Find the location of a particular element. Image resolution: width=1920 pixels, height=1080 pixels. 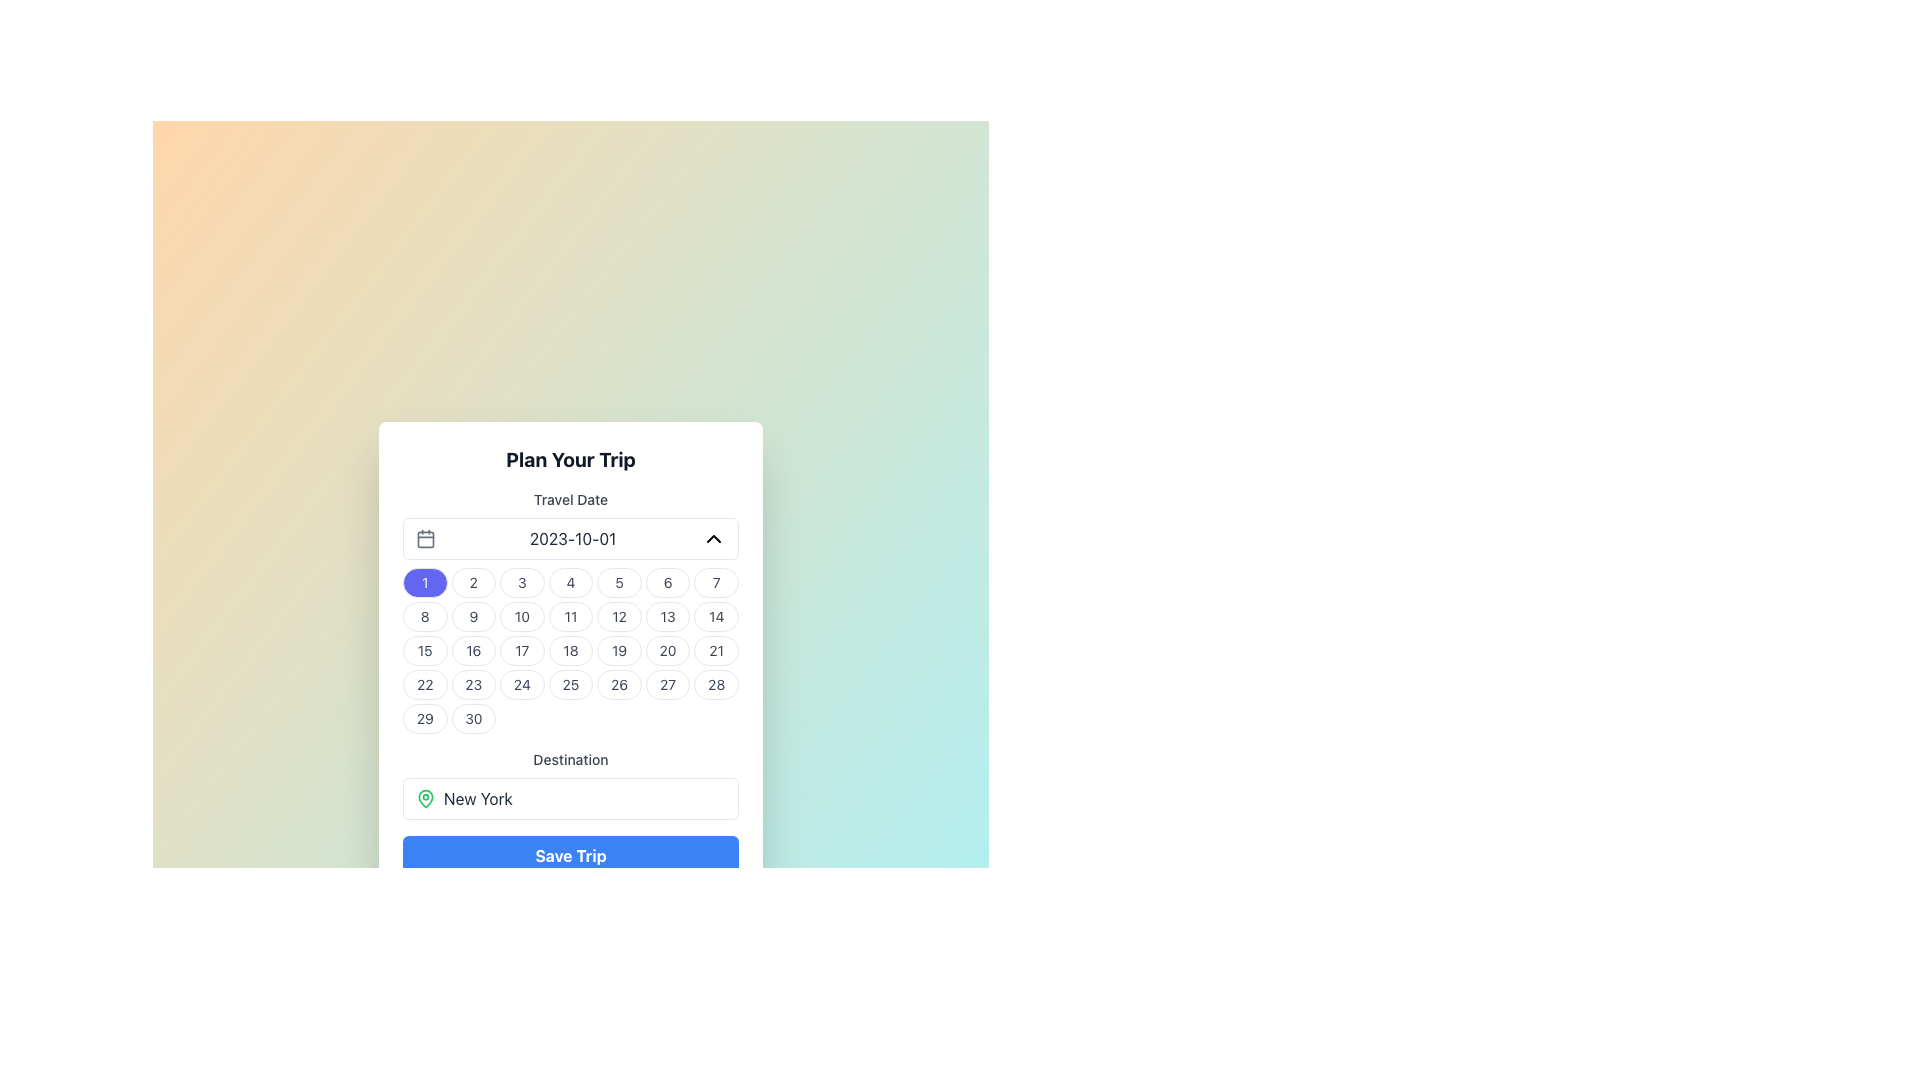

the circular button displaying the number '3' is located at coordinates (522, 582).